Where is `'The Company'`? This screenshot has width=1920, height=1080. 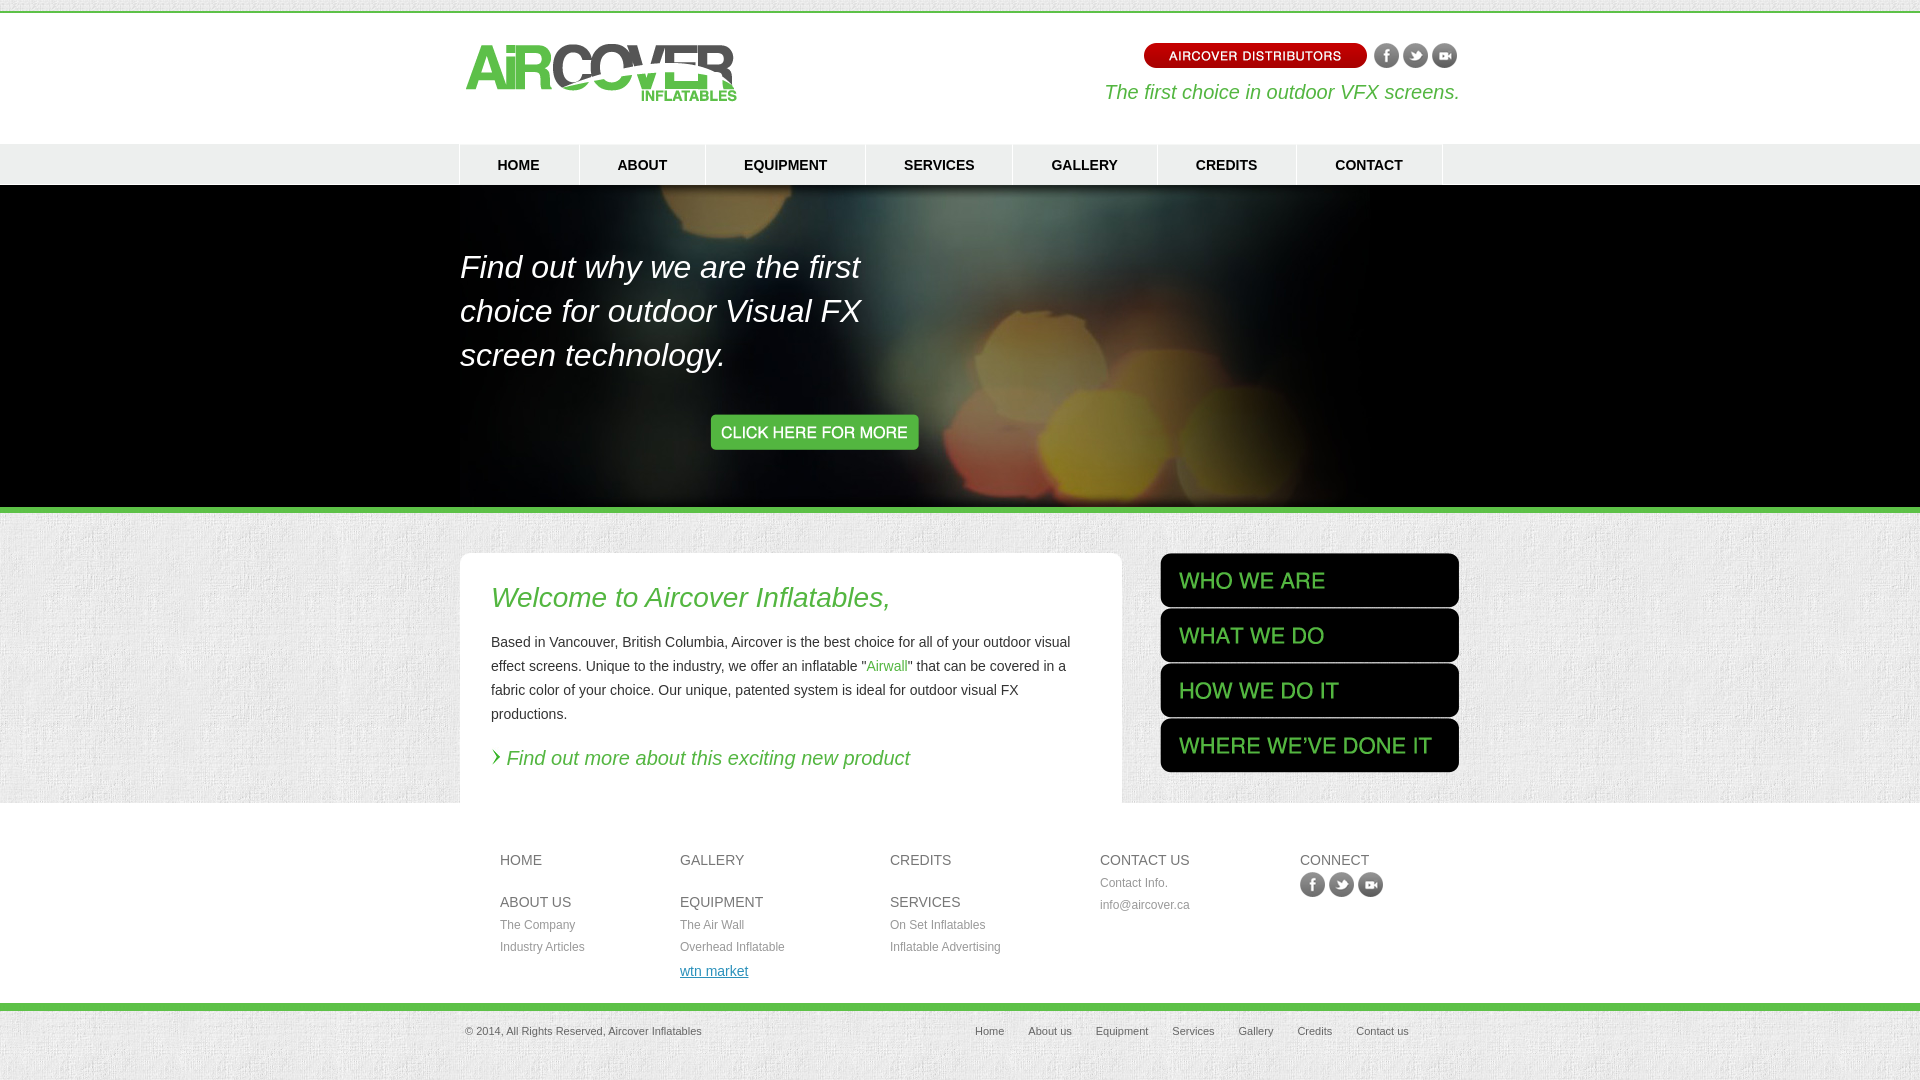 'The Company' is located at coordinates (537, 925).